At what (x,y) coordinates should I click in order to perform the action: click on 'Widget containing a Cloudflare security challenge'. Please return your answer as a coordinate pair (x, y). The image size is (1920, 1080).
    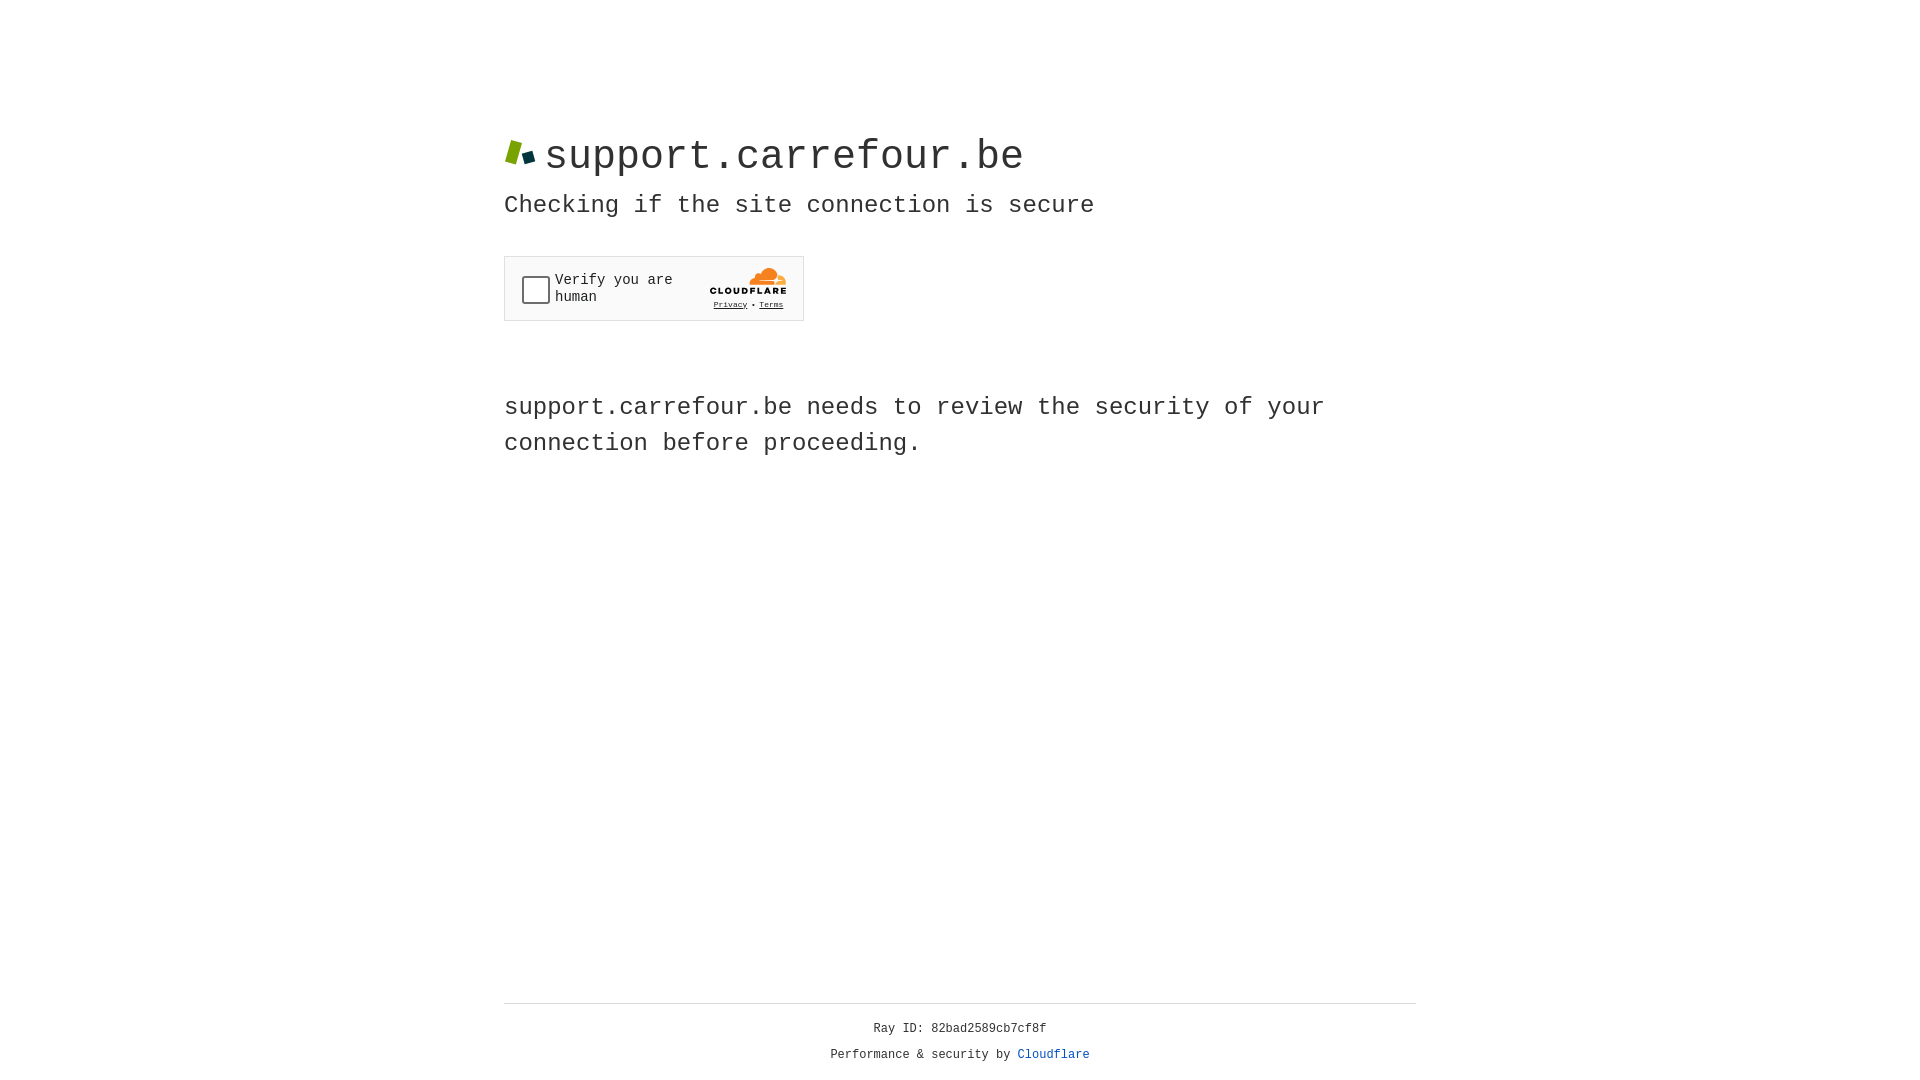
    Looking at the image, I should click on (653, 288).